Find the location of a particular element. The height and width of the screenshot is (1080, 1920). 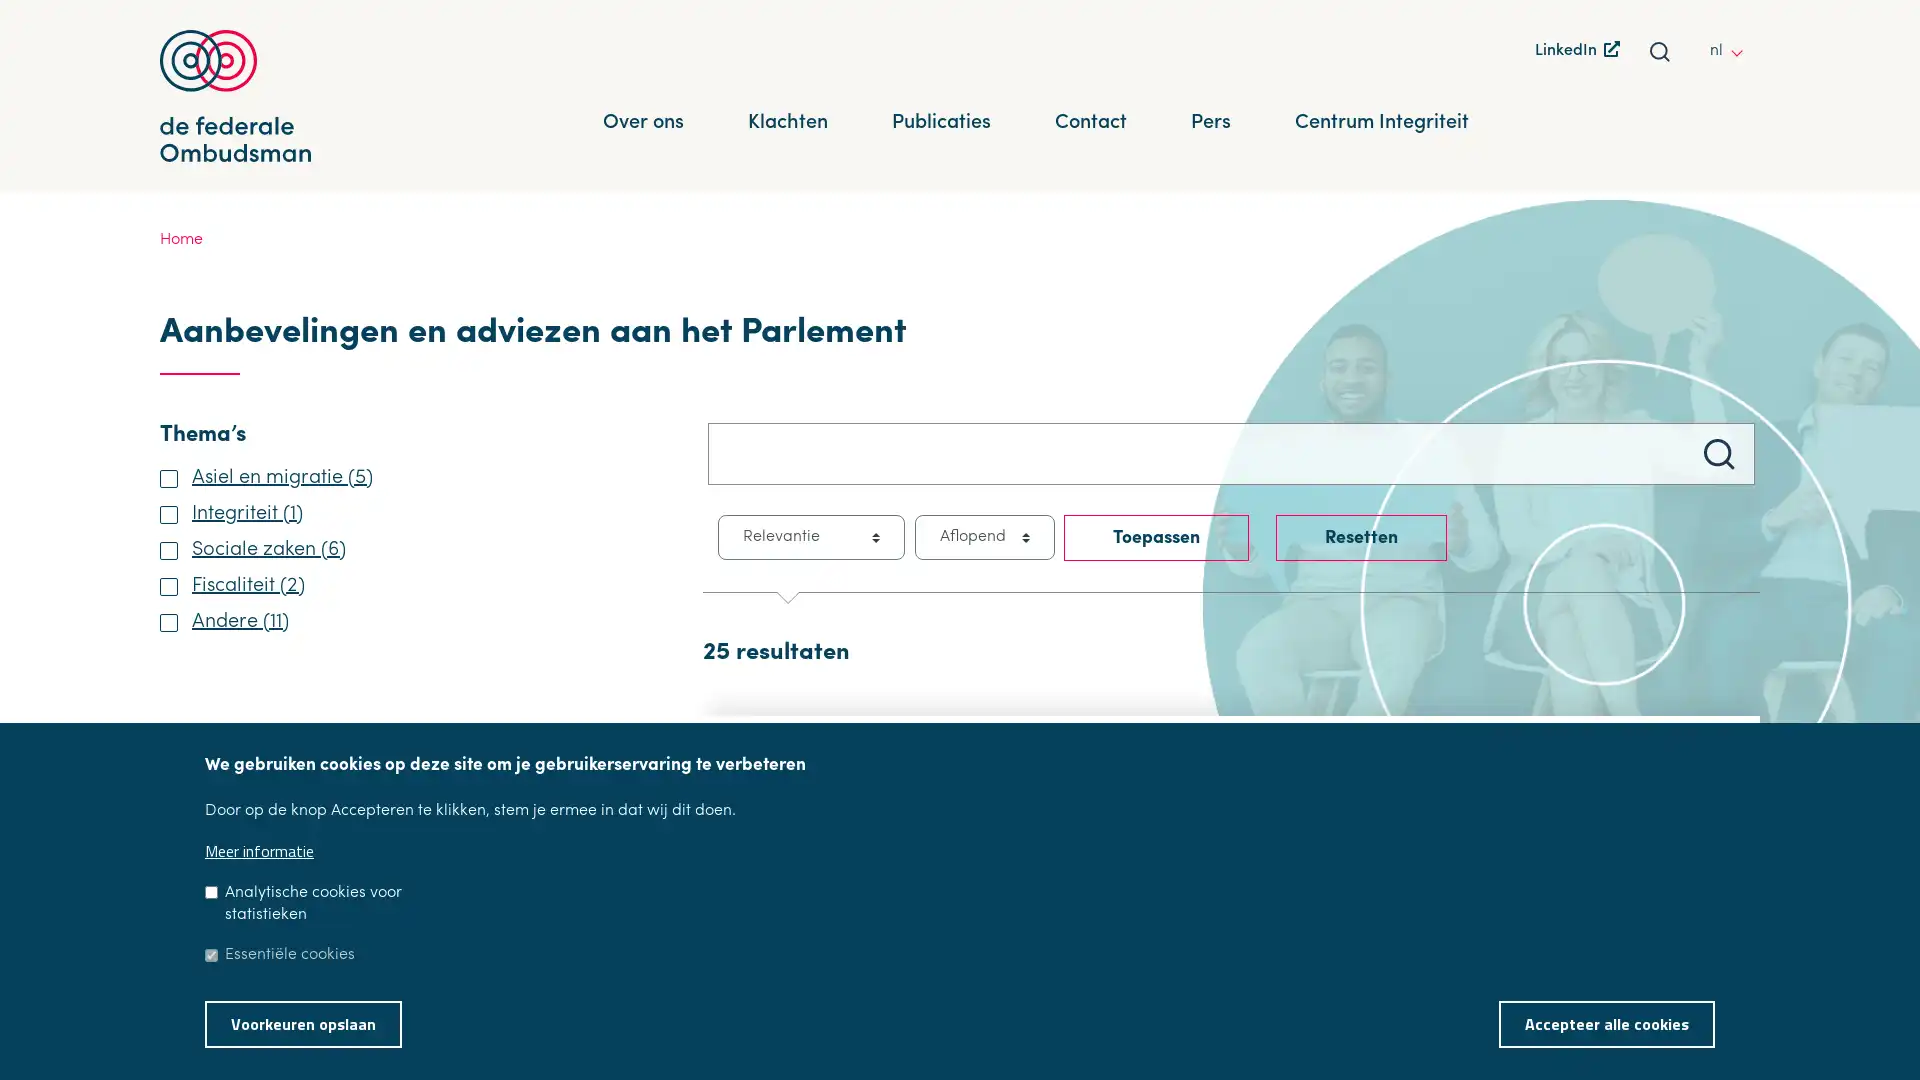

Accepteer alle cookies is located at coordinates (1607, 1023).